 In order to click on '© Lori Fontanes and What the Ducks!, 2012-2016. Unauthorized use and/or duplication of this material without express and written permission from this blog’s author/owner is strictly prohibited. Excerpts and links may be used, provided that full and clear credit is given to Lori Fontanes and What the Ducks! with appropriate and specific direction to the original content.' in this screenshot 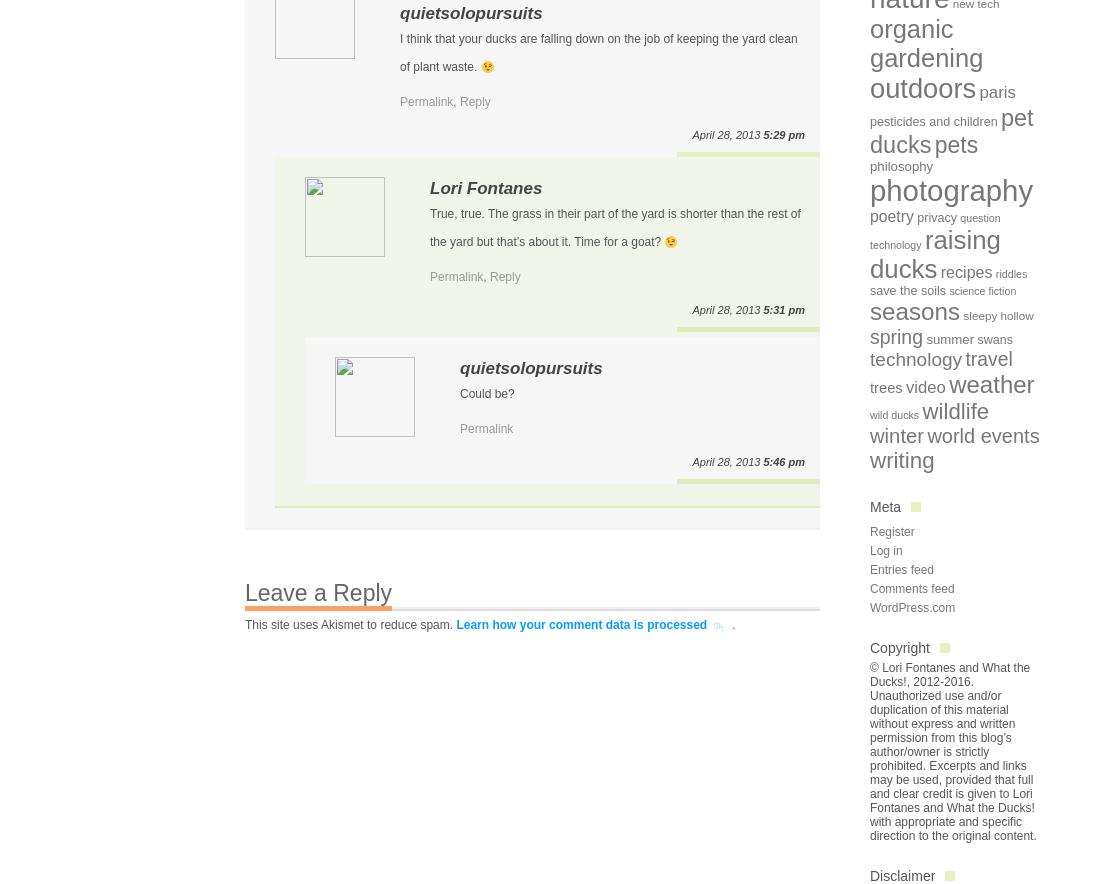, I will do `click(953, 752)`.